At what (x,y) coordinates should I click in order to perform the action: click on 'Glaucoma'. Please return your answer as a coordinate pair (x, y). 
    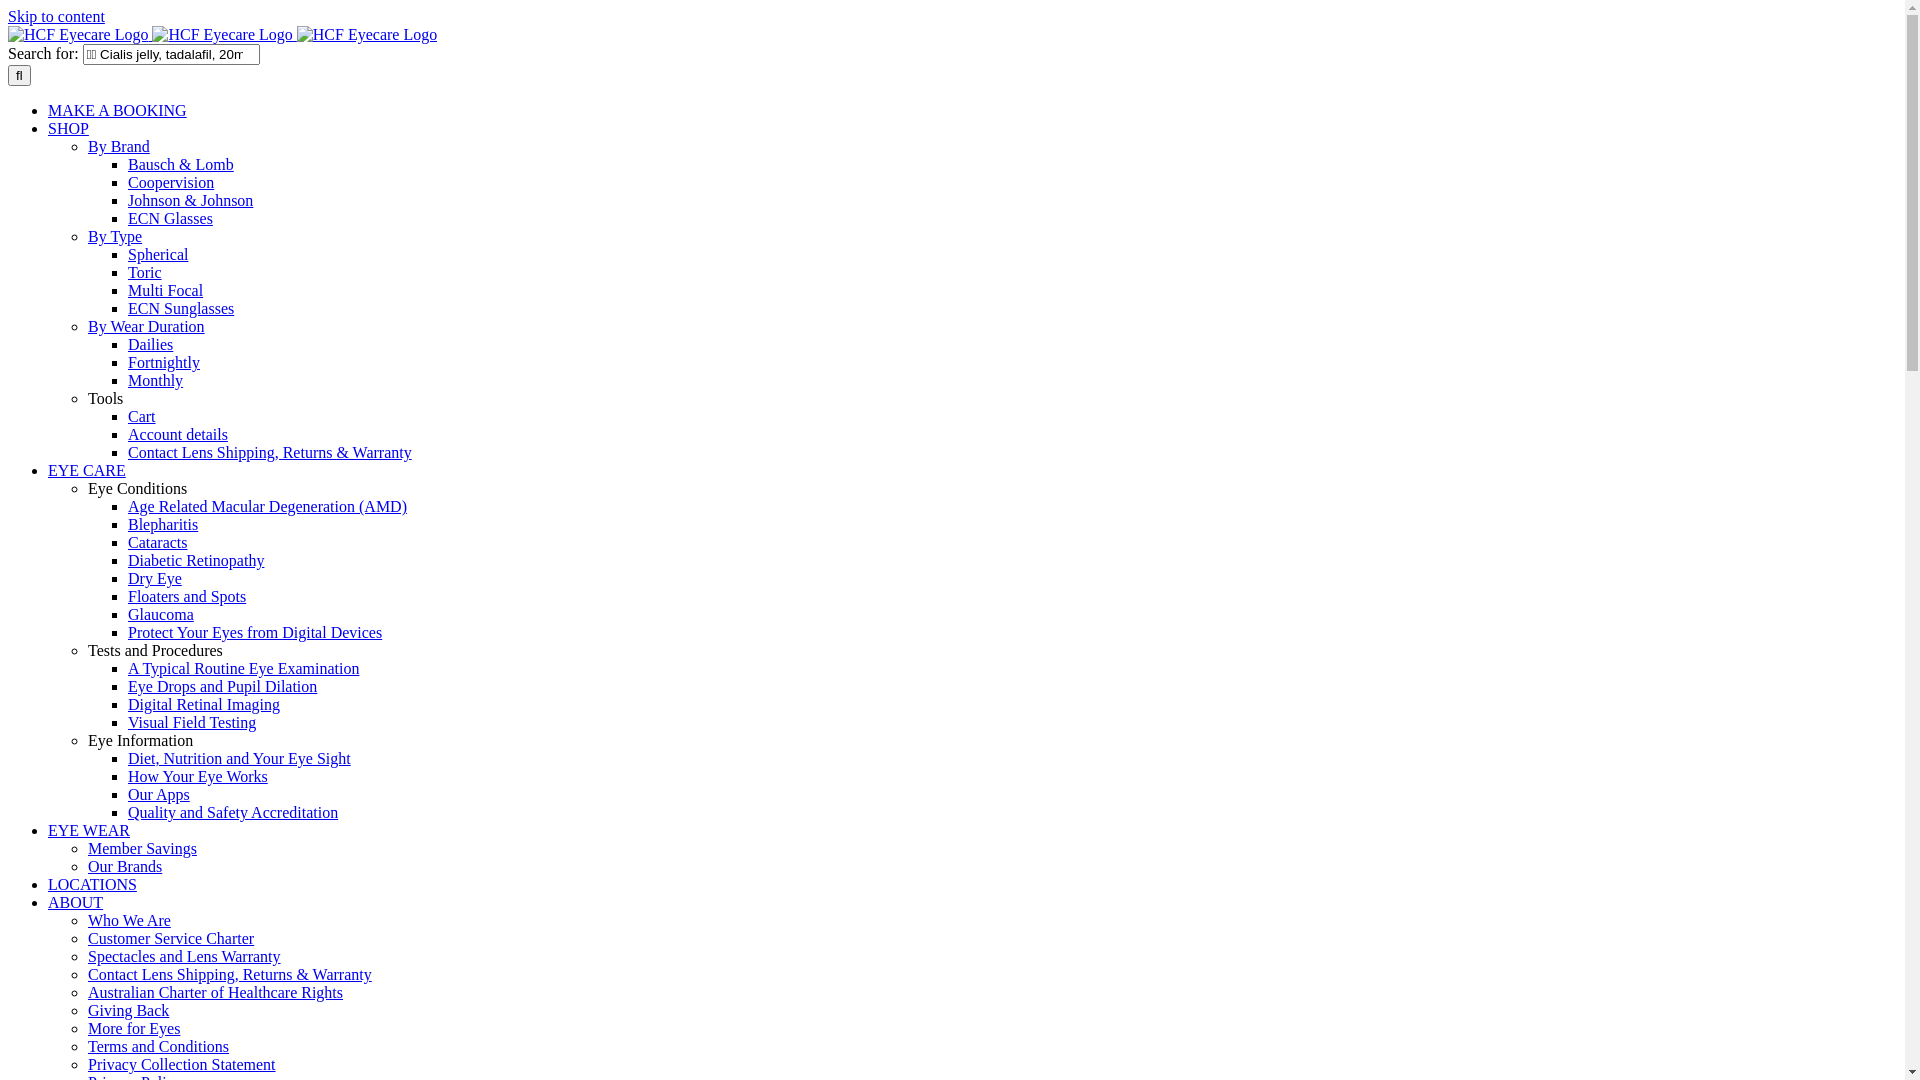
    Looking at the image, I should click on (161, 613).